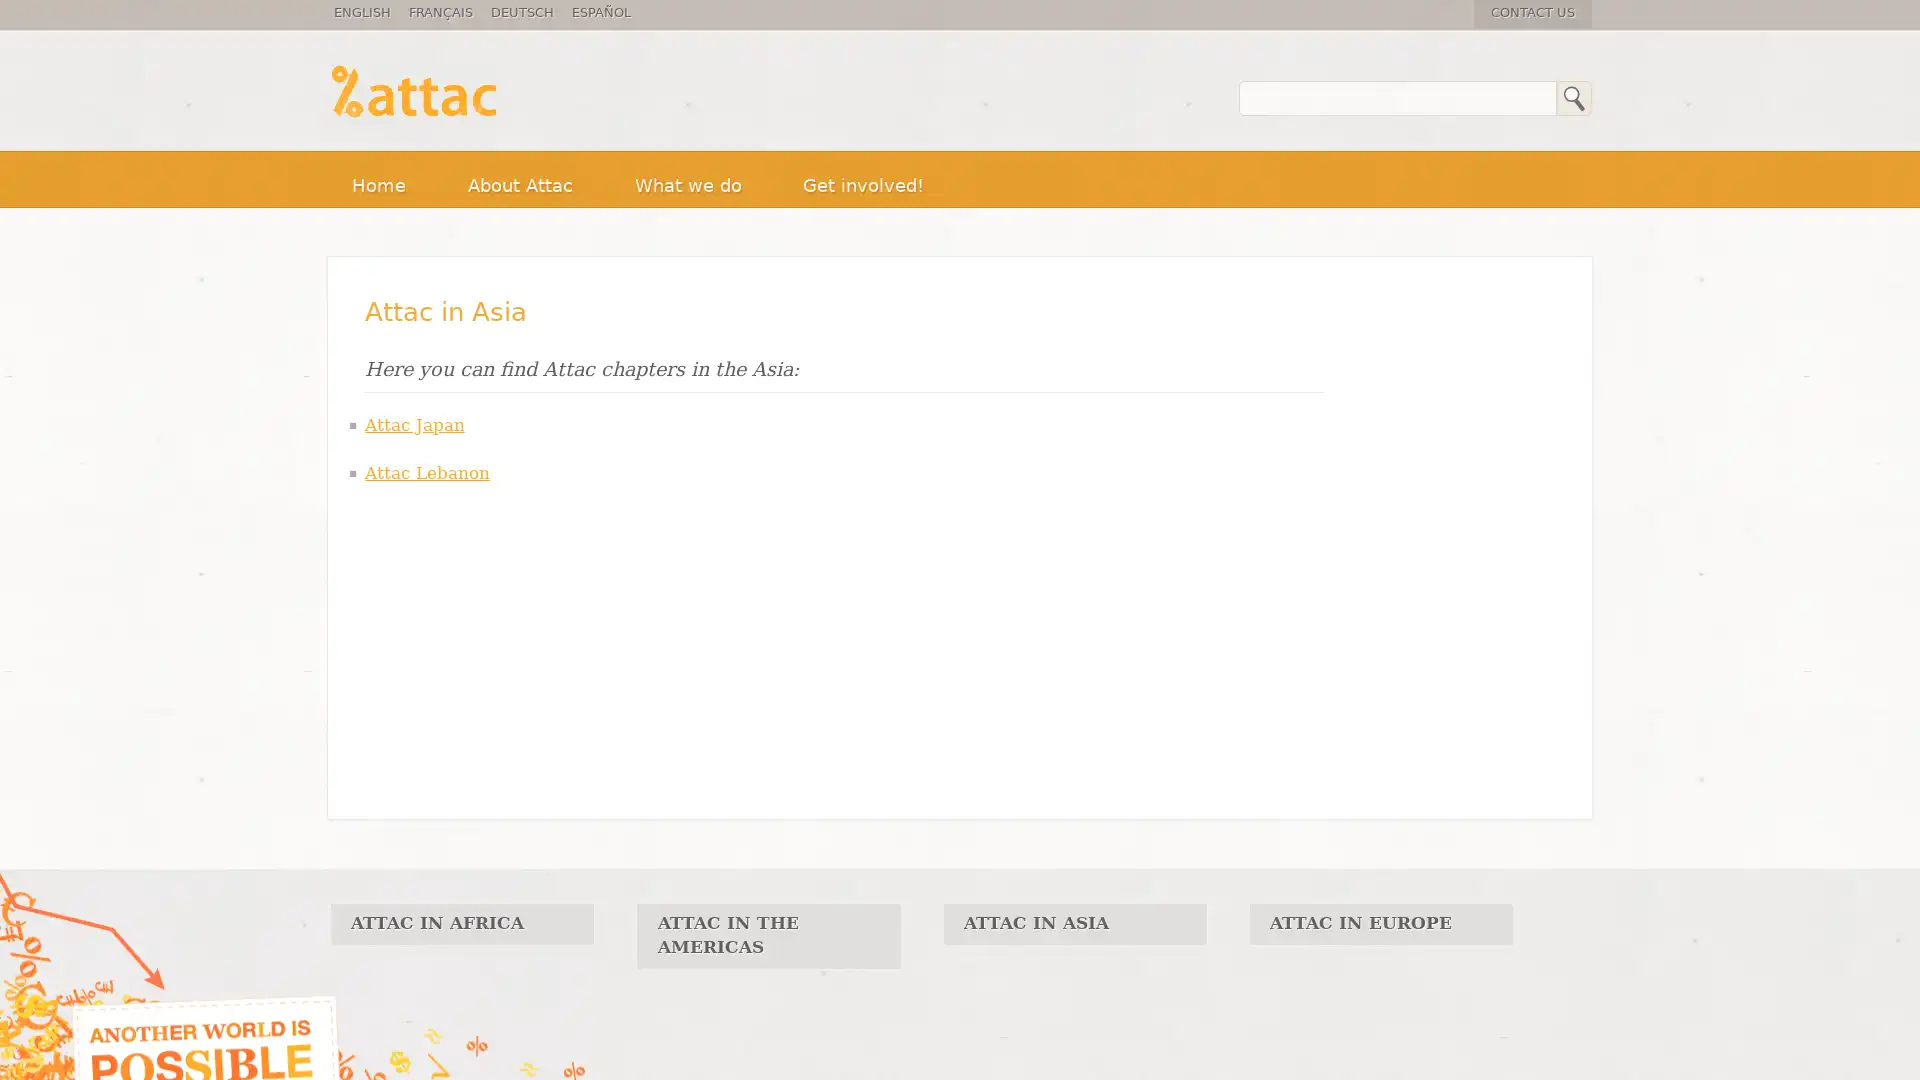 This screenshot has width=1920, height=1080. Describe the element at coordinates (1573, 98) in the screenshot. I see `Search` at that location.